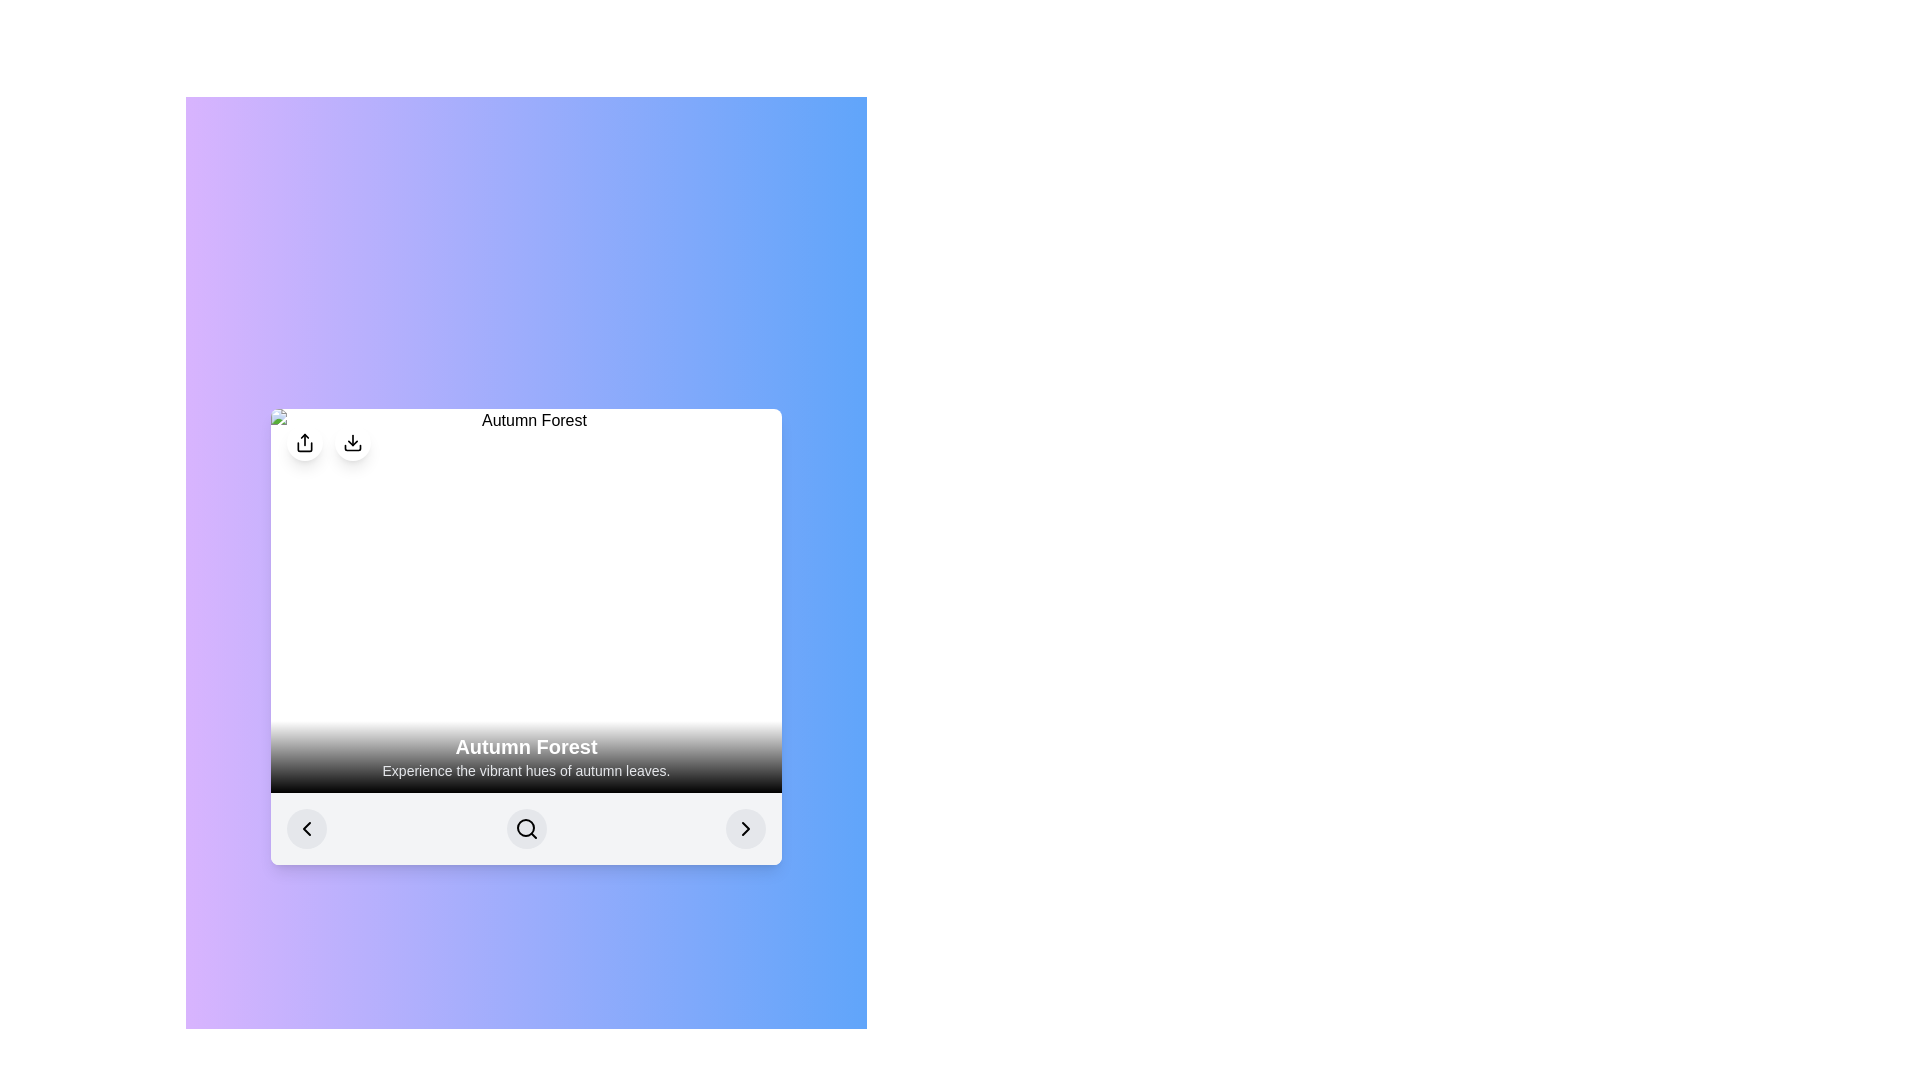 The width and height of the screenshot is (1920, 1080). Describe the element at coordinates (526, 829) in the screenshot. I see `the magnifying glass icon button located at the center of the toolbar in the card-like UI section for accessibility interactions` at that location.